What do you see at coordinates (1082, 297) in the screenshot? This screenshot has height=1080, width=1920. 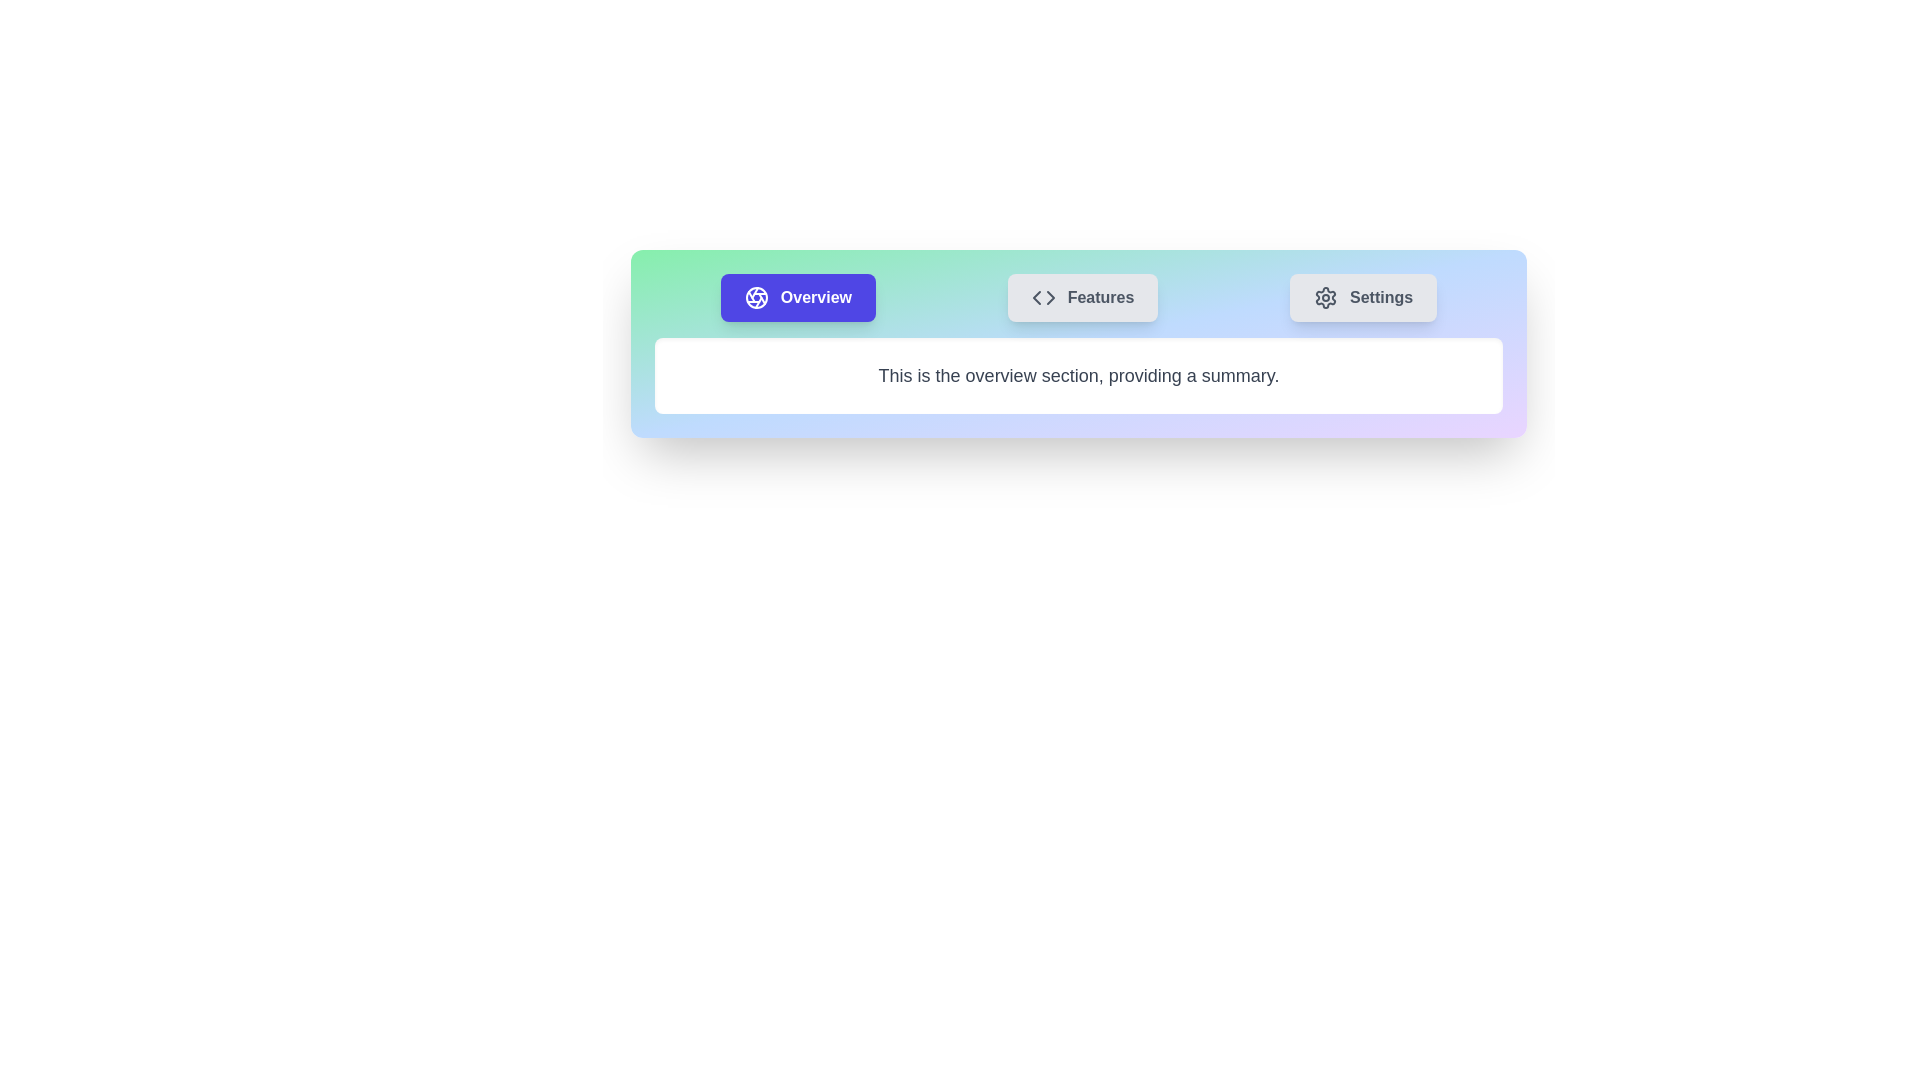 I see `the tab titled Features to observe its icon and title` at bounding box center [1082, 297].